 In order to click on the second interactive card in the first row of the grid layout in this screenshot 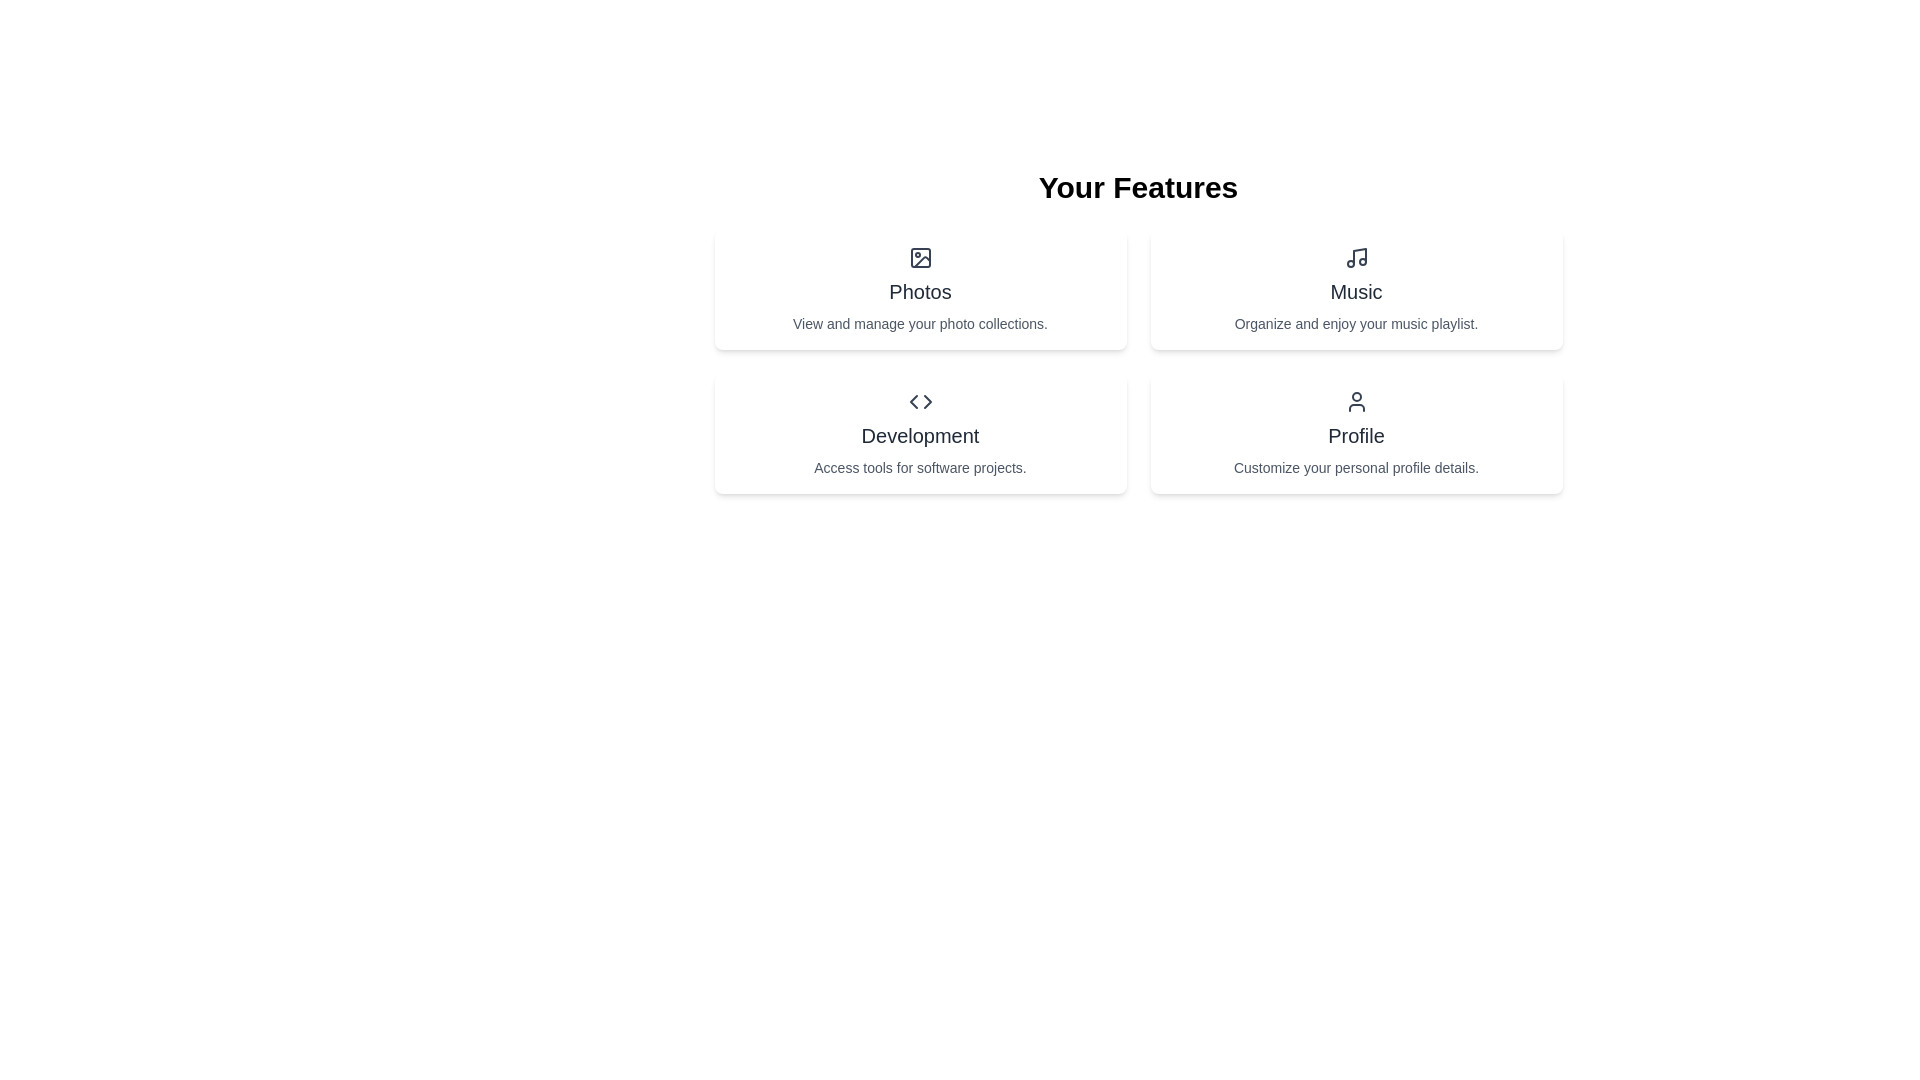, I will do `click(1356, 289)`.